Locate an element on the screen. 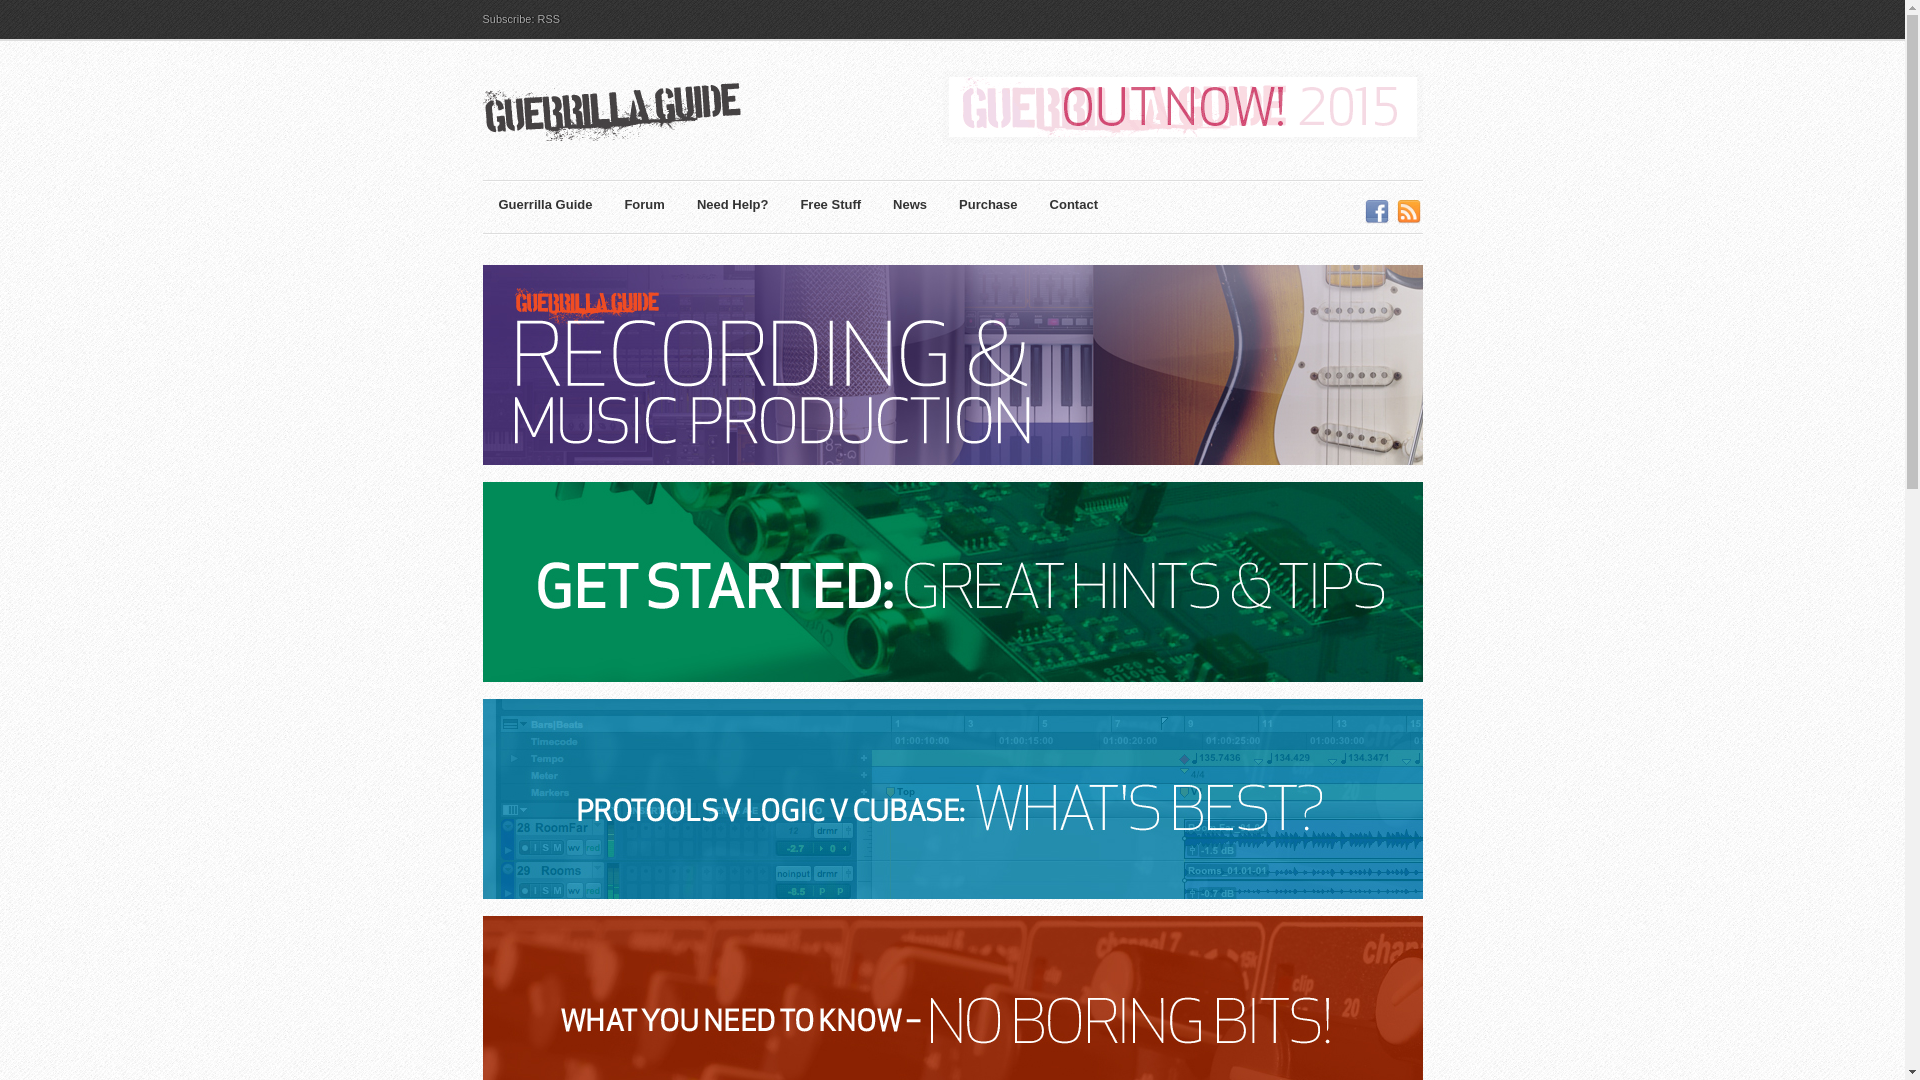 Image resolution: width=1920 pixels, height=1080 pixels. 'Free Stuff' is located at coordinates (830, 207).